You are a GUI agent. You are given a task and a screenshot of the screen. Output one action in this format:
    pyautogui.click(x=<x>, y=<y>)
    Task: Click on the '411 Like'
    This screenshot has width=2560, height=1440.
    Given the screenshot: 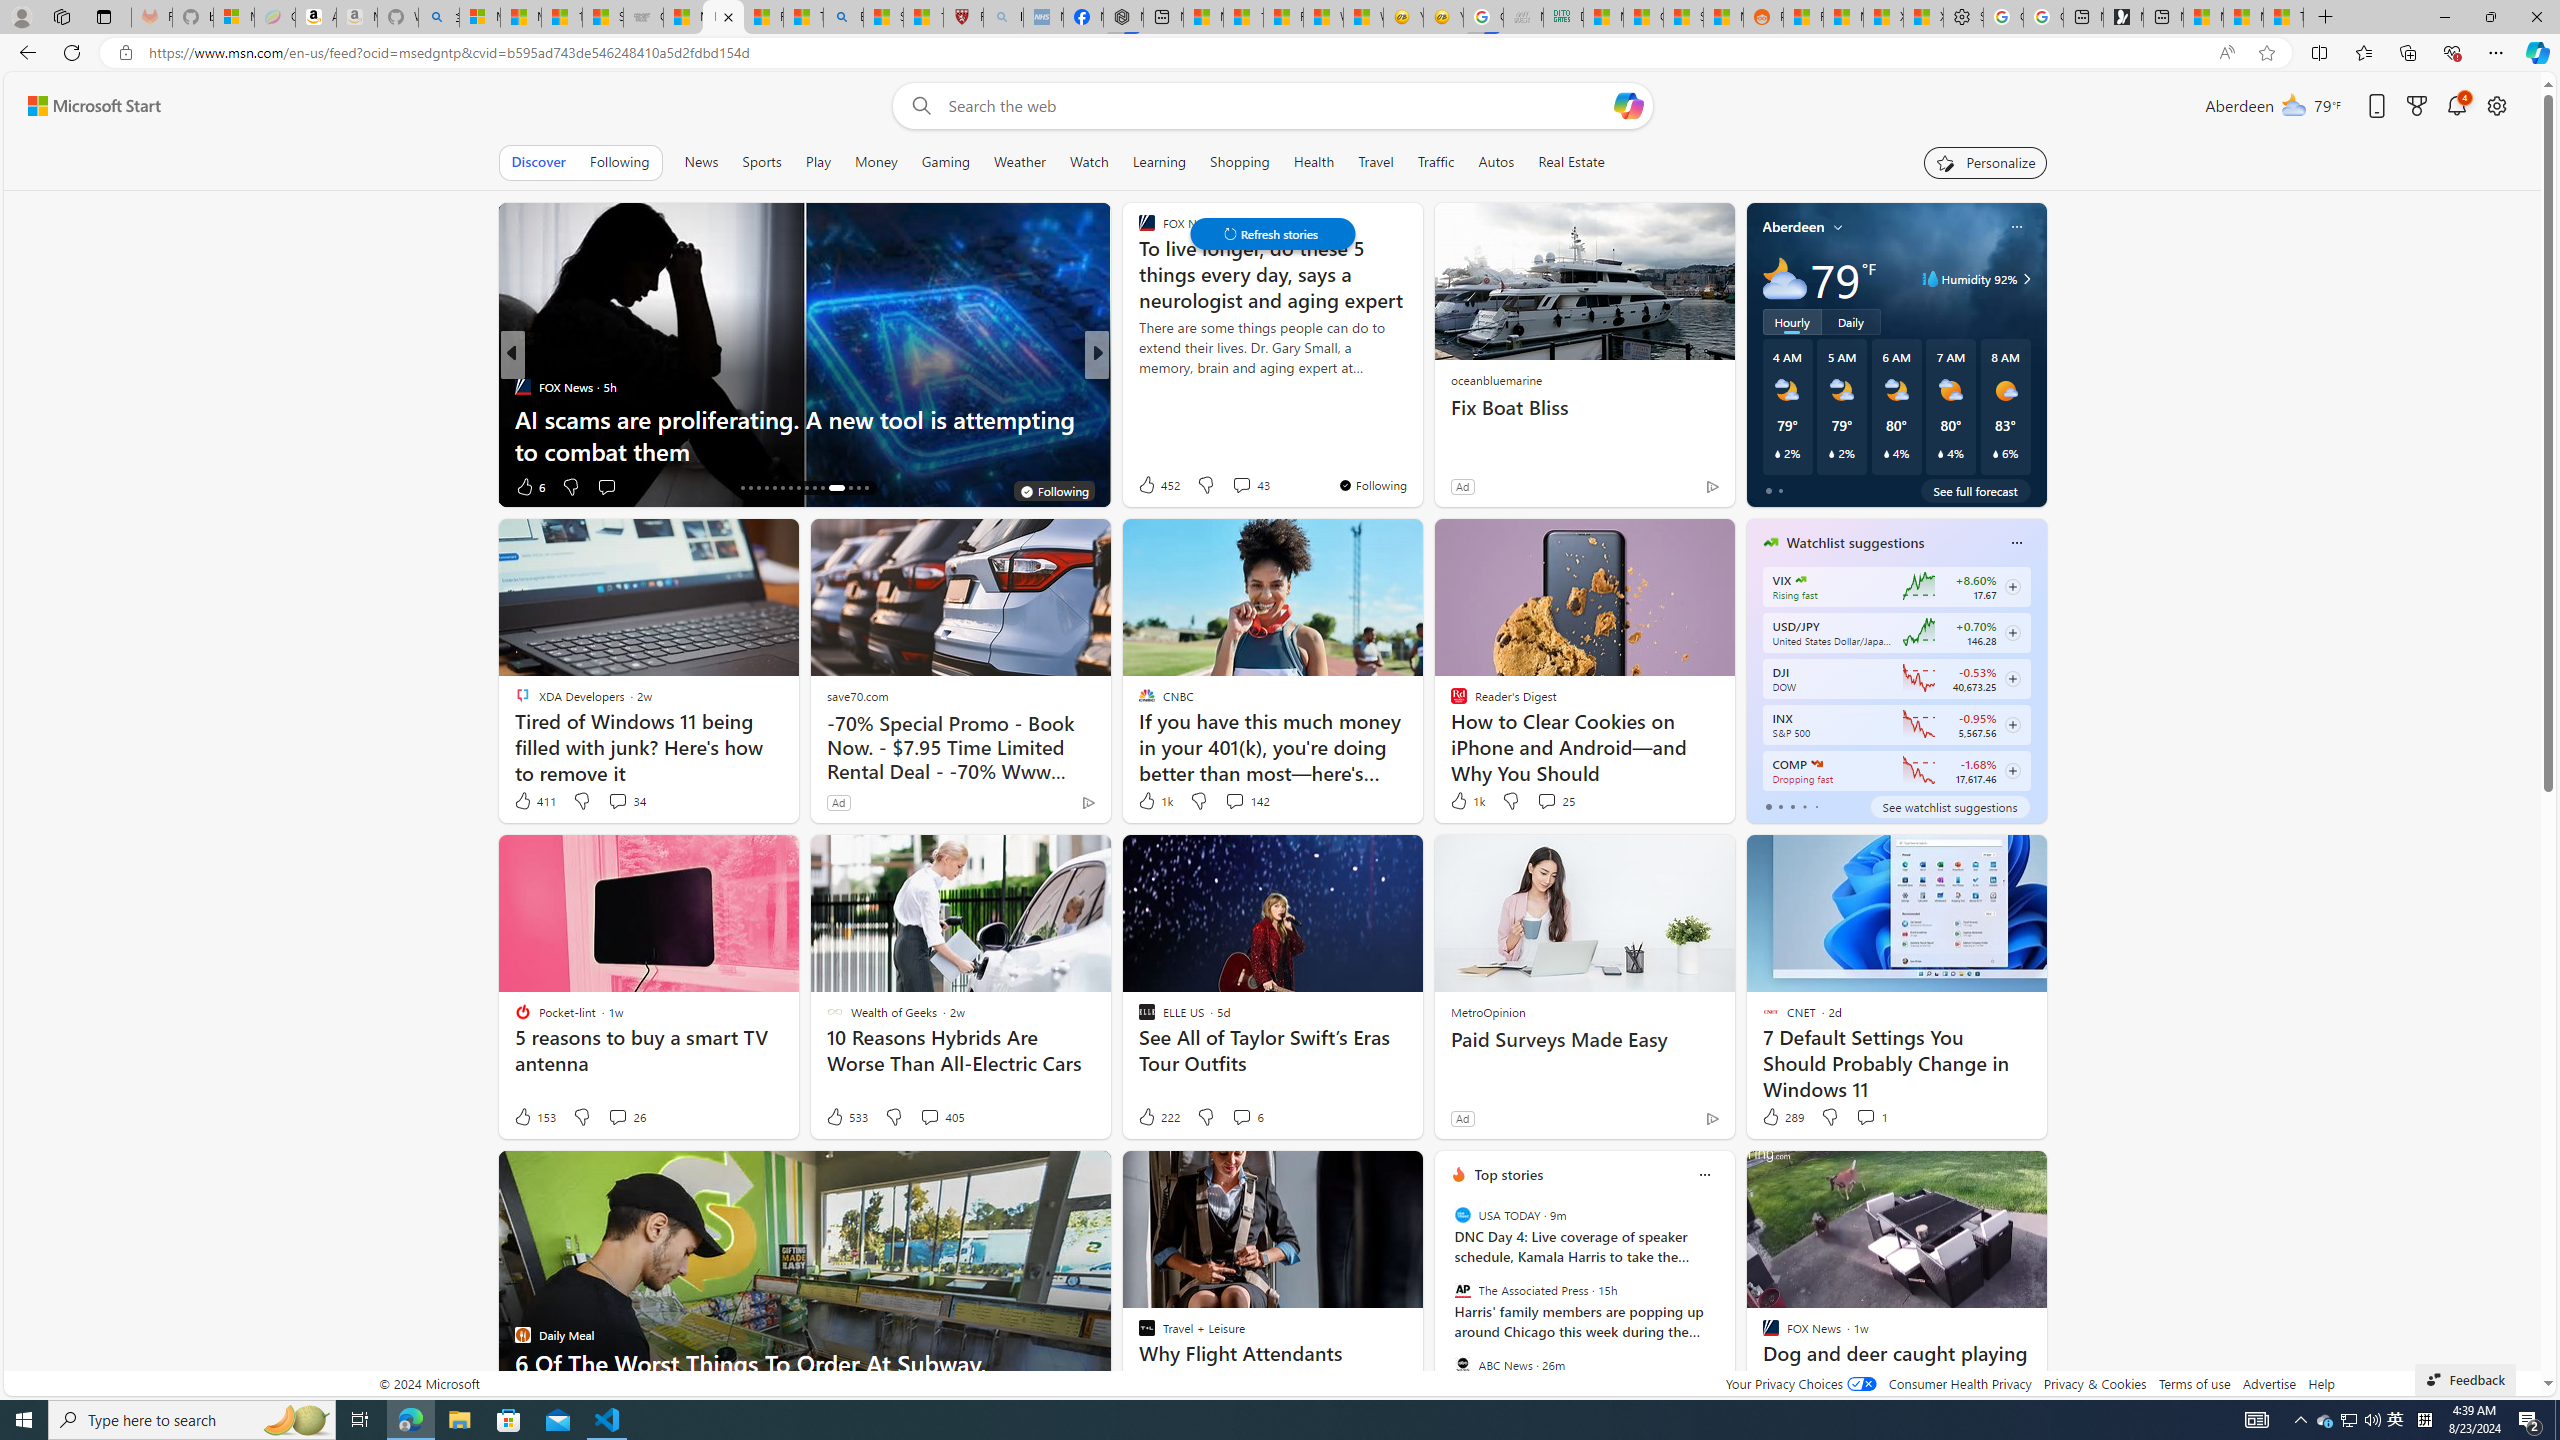 What is the action you would take?
    pyautogui.click(x=533, y=800)
    